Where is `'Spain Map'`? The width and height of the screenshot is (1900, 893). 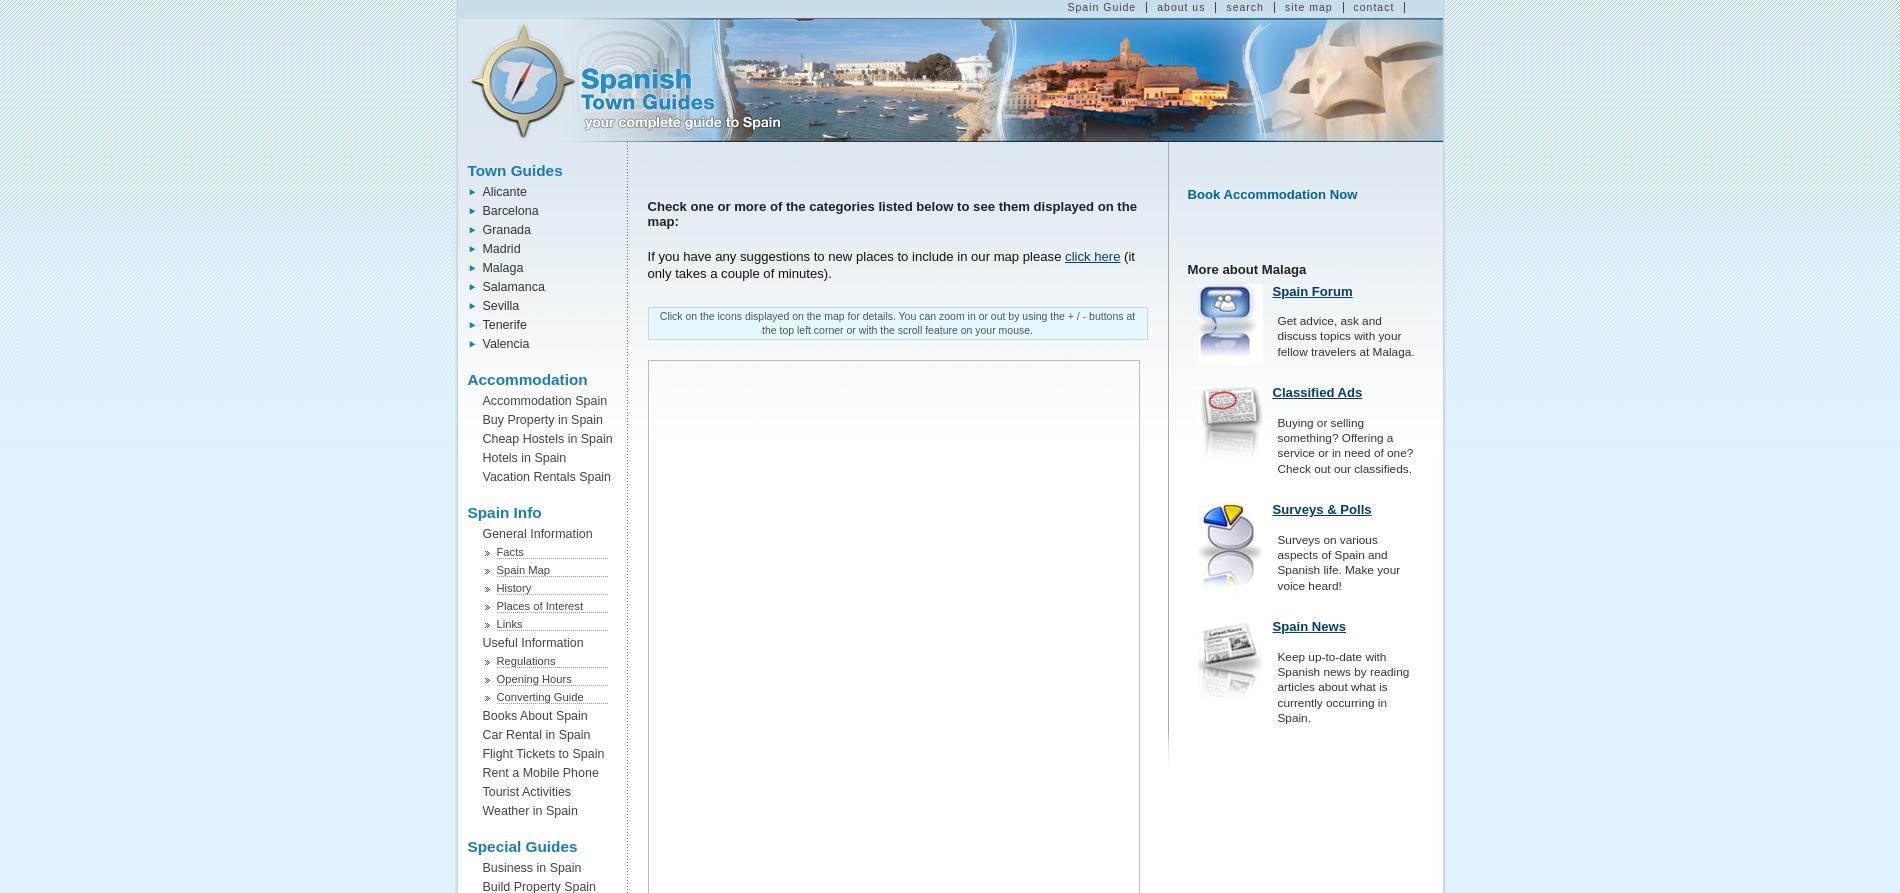
'Spain Map' is located at coordinates (496, 569).